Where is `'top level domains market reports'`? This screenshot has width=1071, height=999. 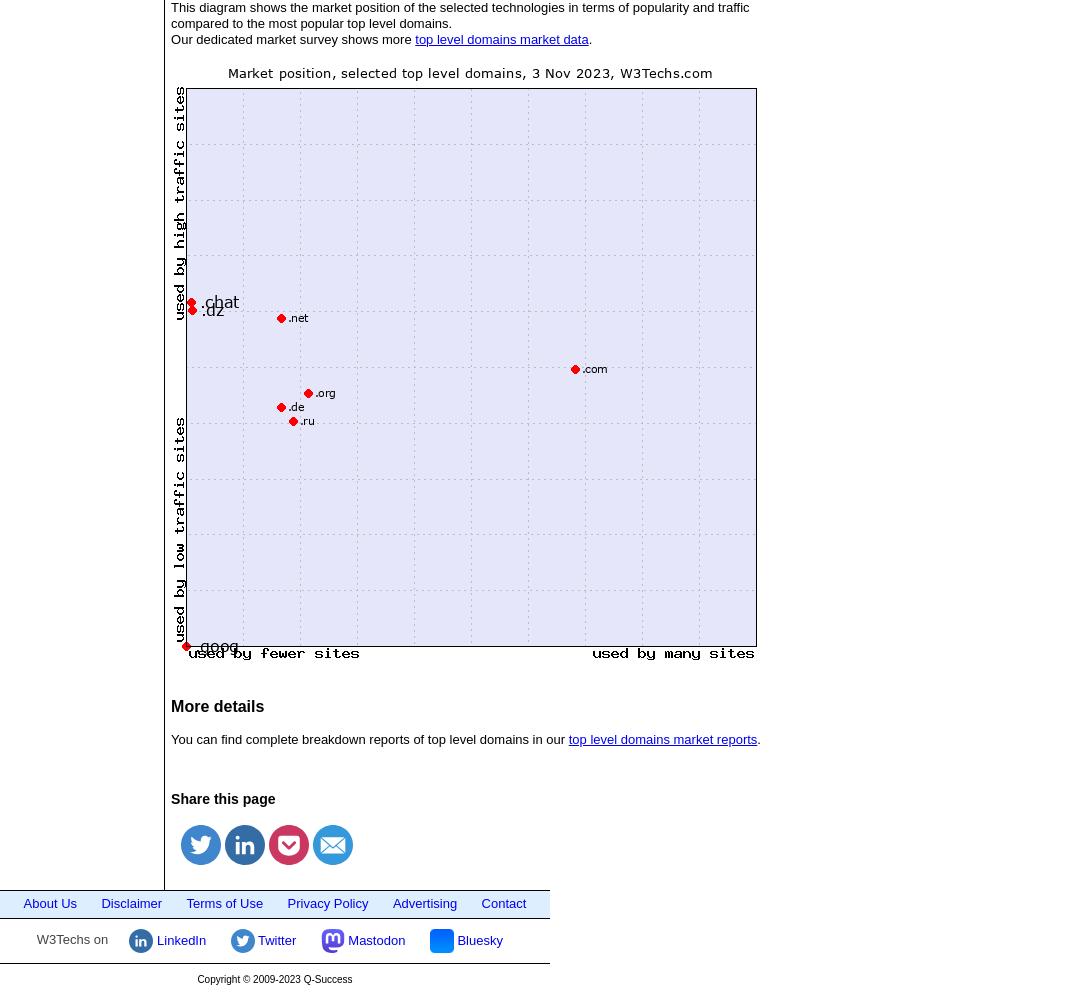
'top level domains market reports' is located at coordinates (661, 738).